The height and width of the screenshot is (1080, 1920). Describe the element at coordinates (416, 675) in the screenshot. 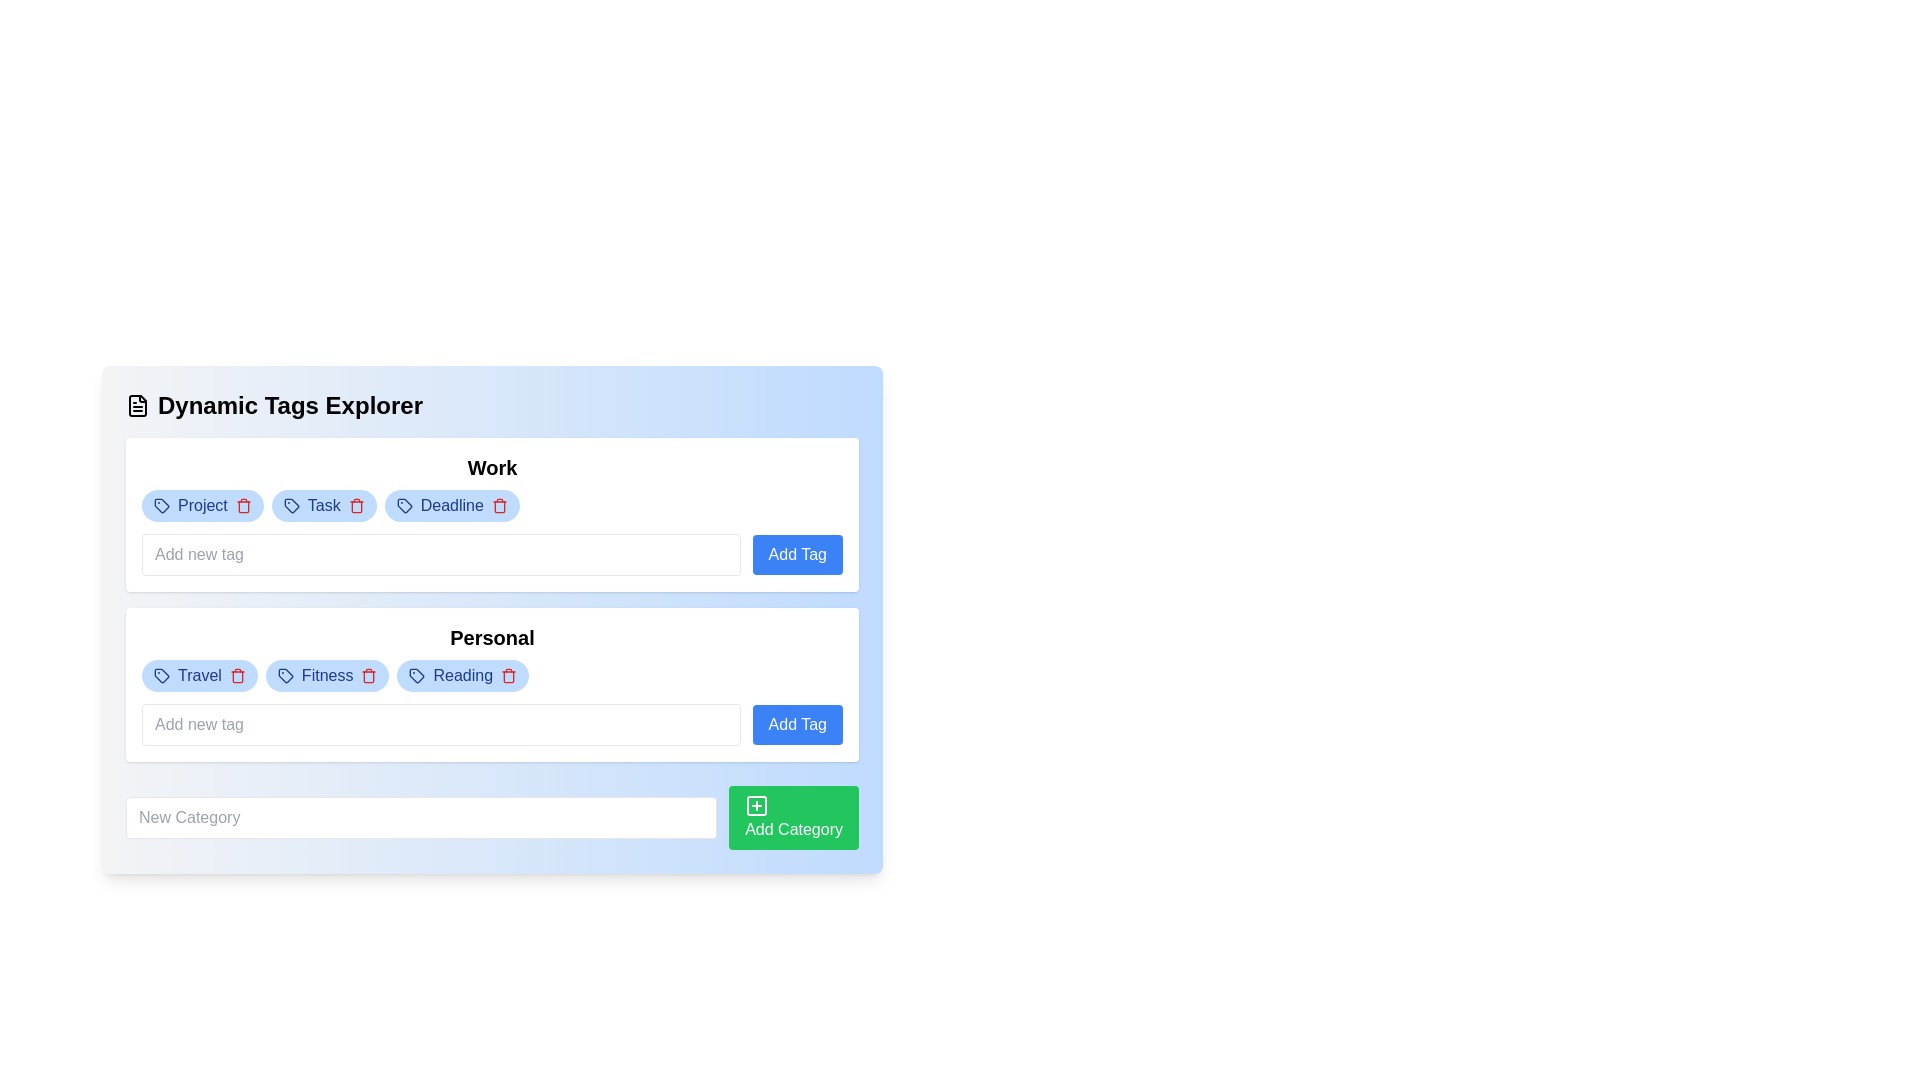

I see `the decorative icon representing the 'Reading' label in the 'Personal' category section, located to the left of the tag's text` at that location.